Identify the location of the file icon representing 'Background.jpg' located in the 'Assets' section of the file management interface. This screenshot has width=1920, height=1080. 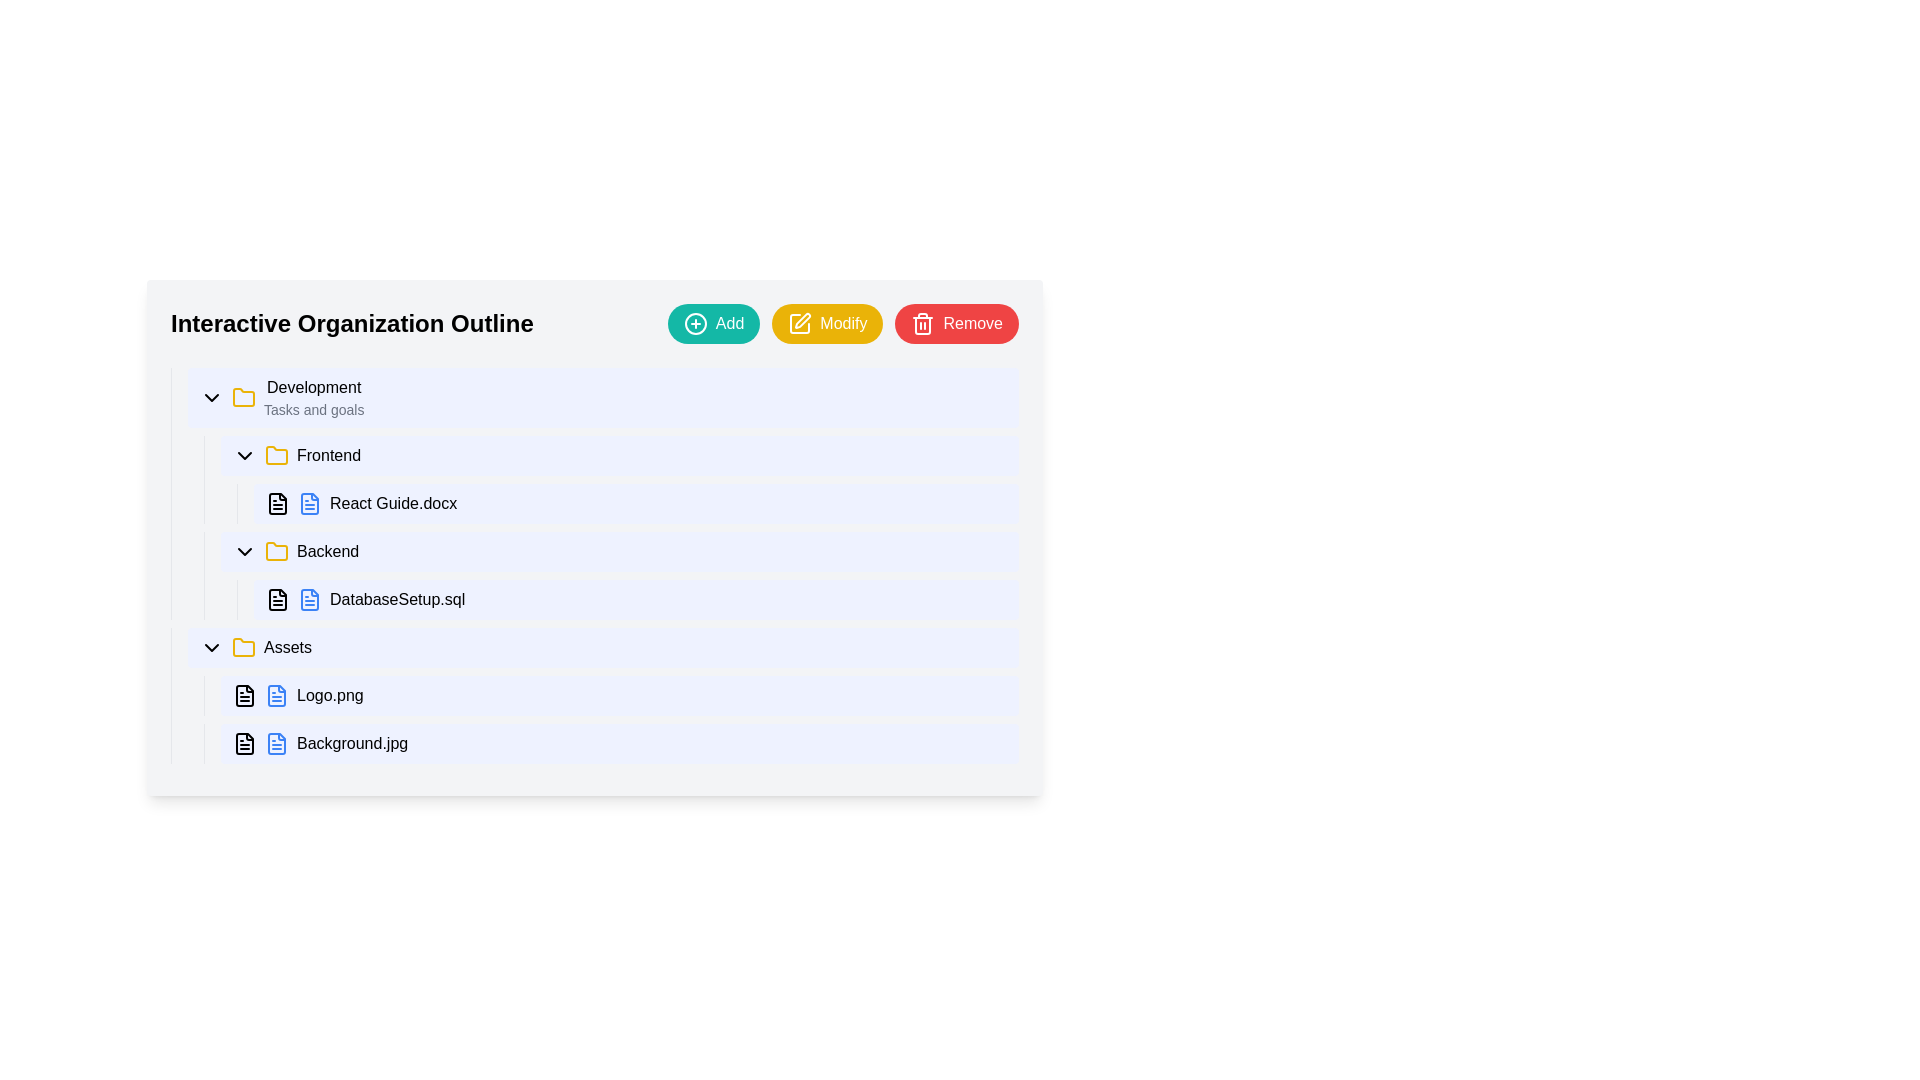
(243, 744).